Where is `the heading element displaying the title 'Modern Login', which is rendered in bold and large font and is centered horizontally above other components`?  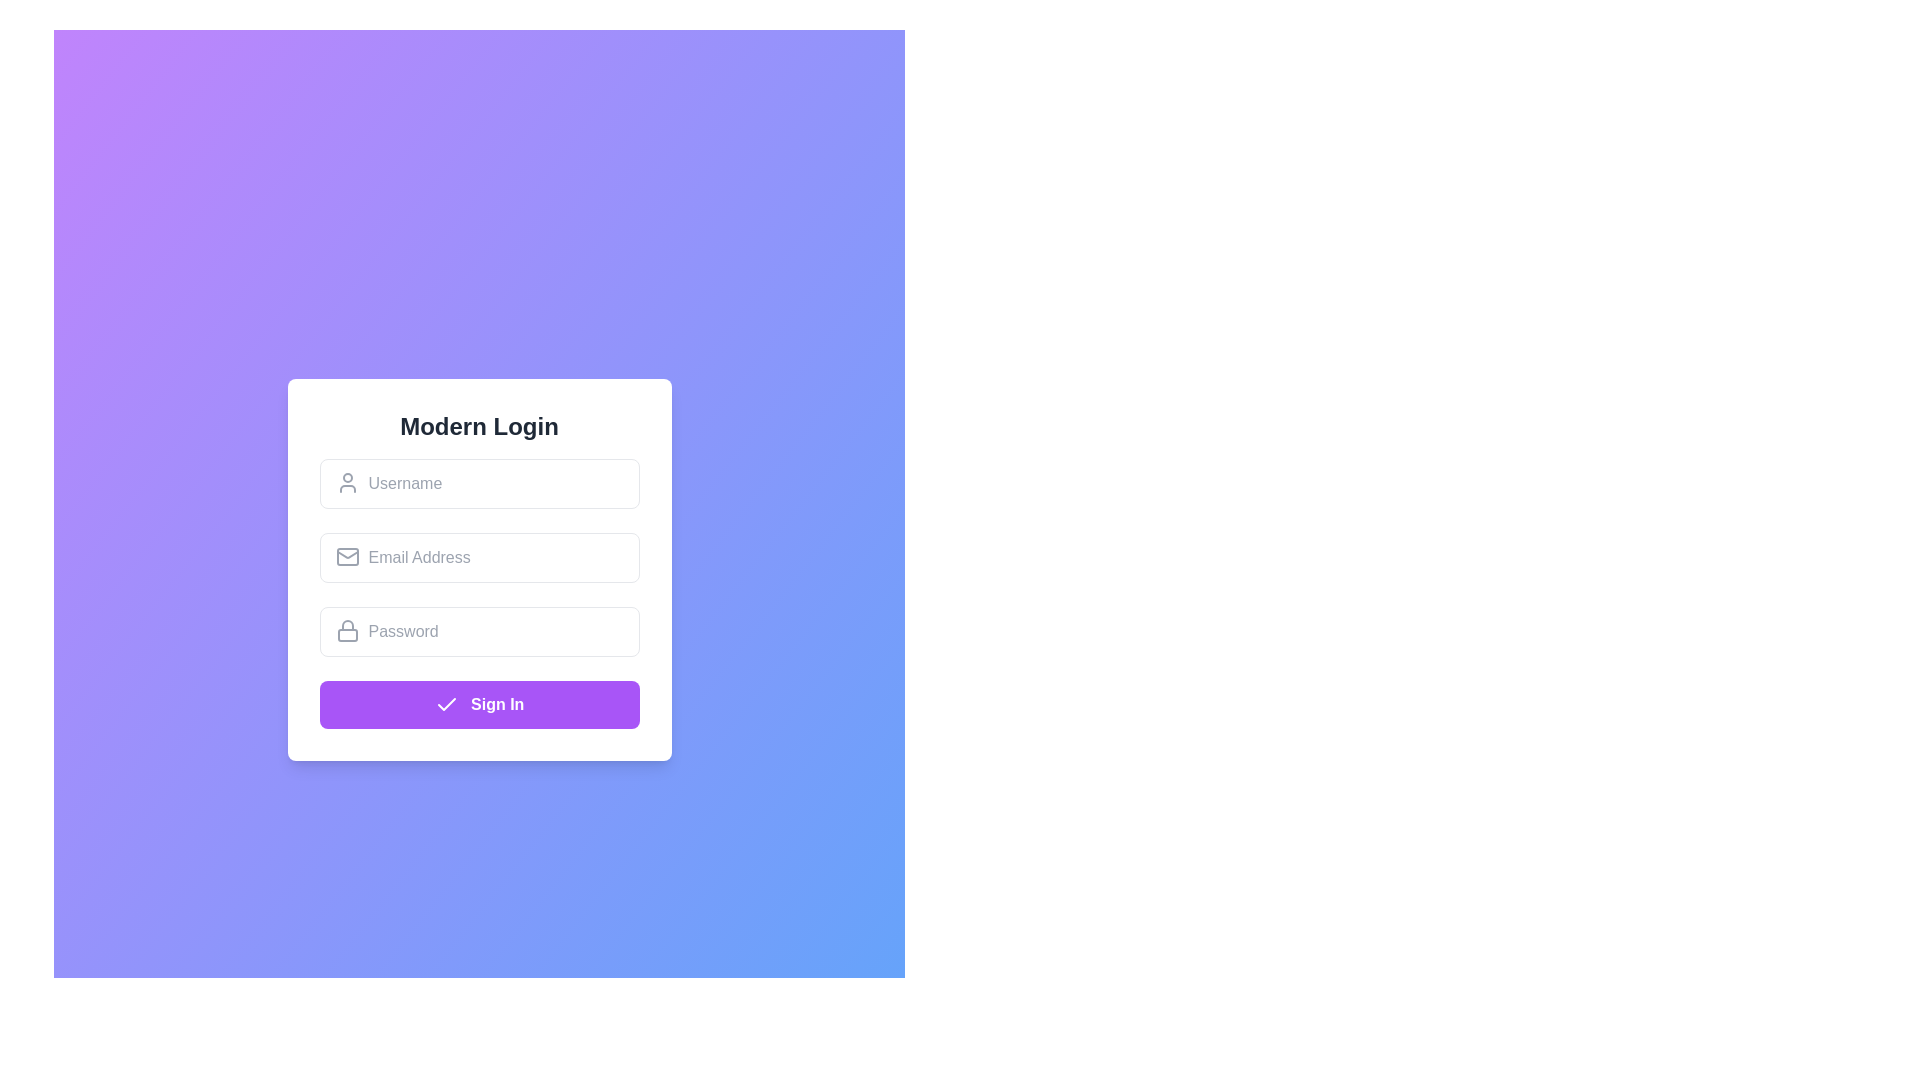 the heading element displaying the title 'Modern Login', which is rendered in bold and large font and is centered horizontally above other components is located at coordinates (478, 425).